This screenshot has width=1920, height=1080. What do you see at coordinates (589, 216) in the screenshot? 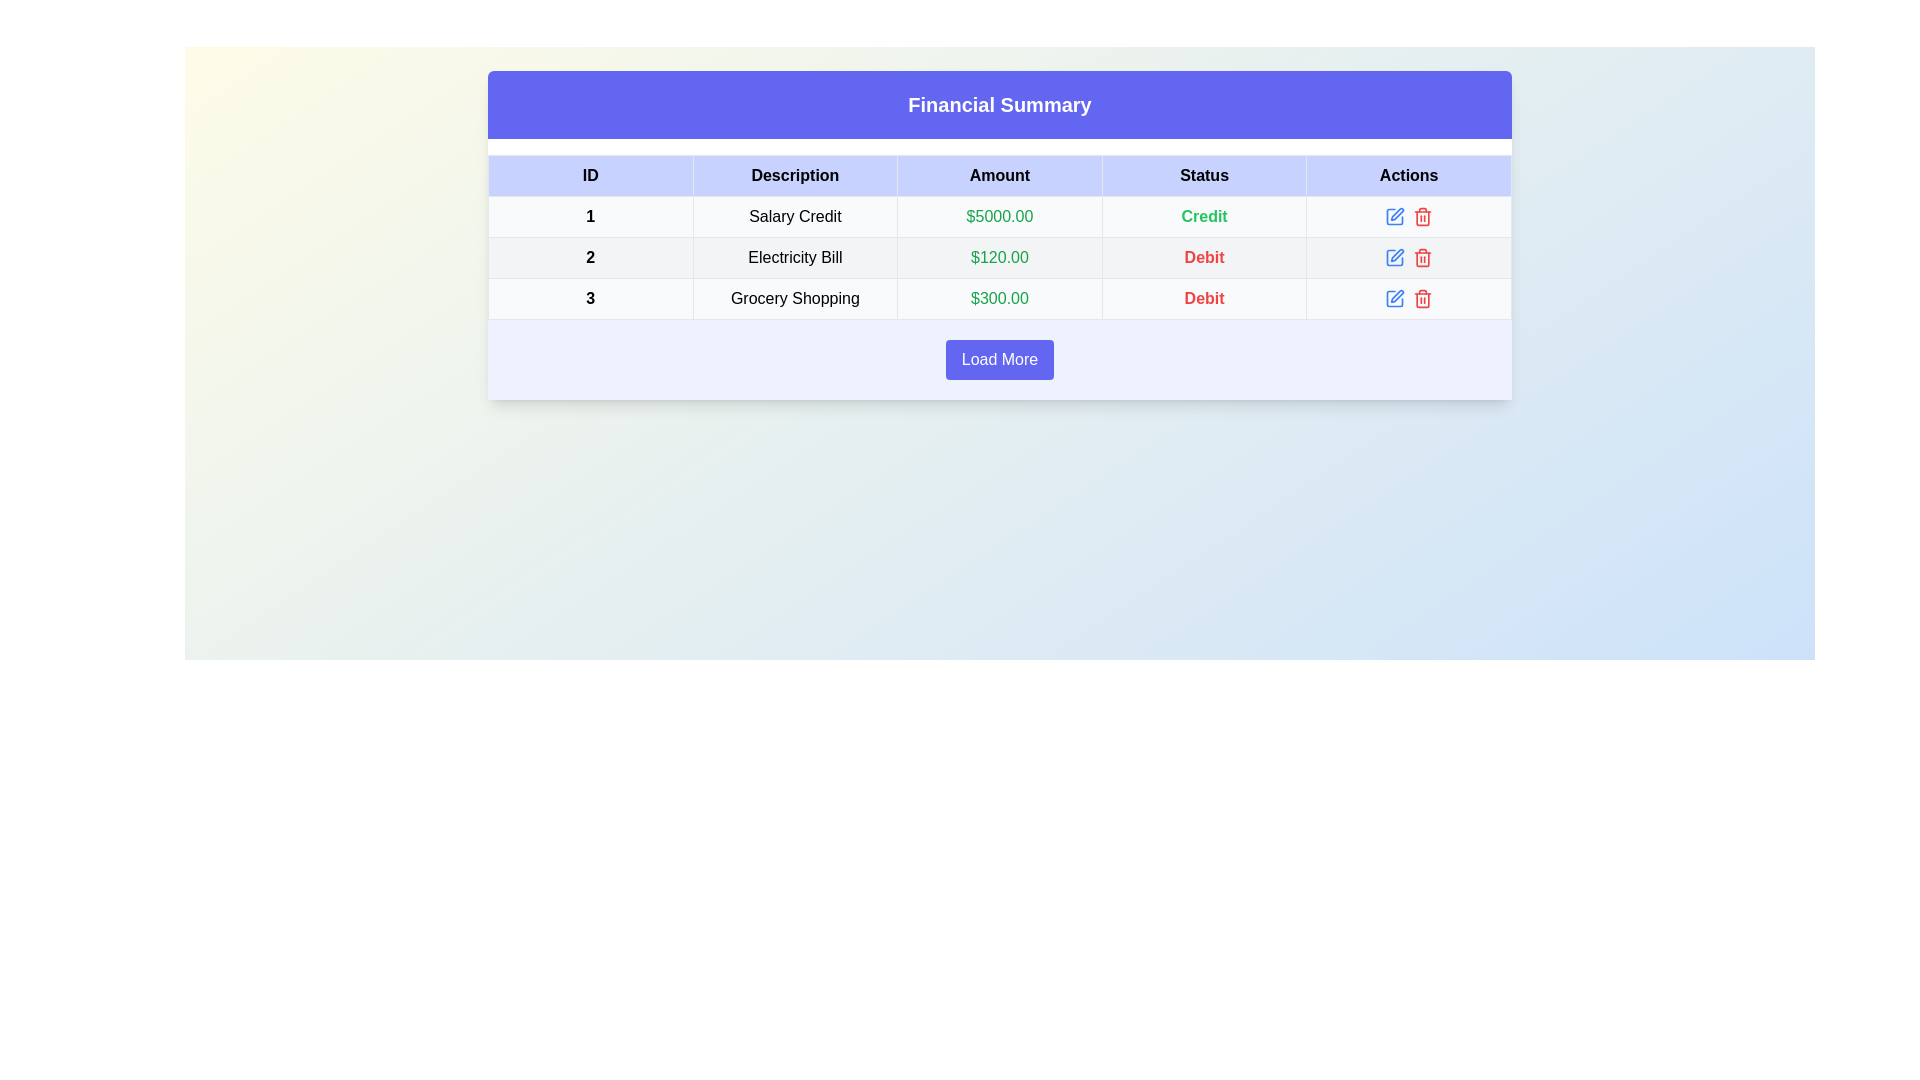
I see `the numeric text '1' which is styled in bold and located in the first cell of the 'ID' column in the first row of the table` at bounding box center [589, 216].